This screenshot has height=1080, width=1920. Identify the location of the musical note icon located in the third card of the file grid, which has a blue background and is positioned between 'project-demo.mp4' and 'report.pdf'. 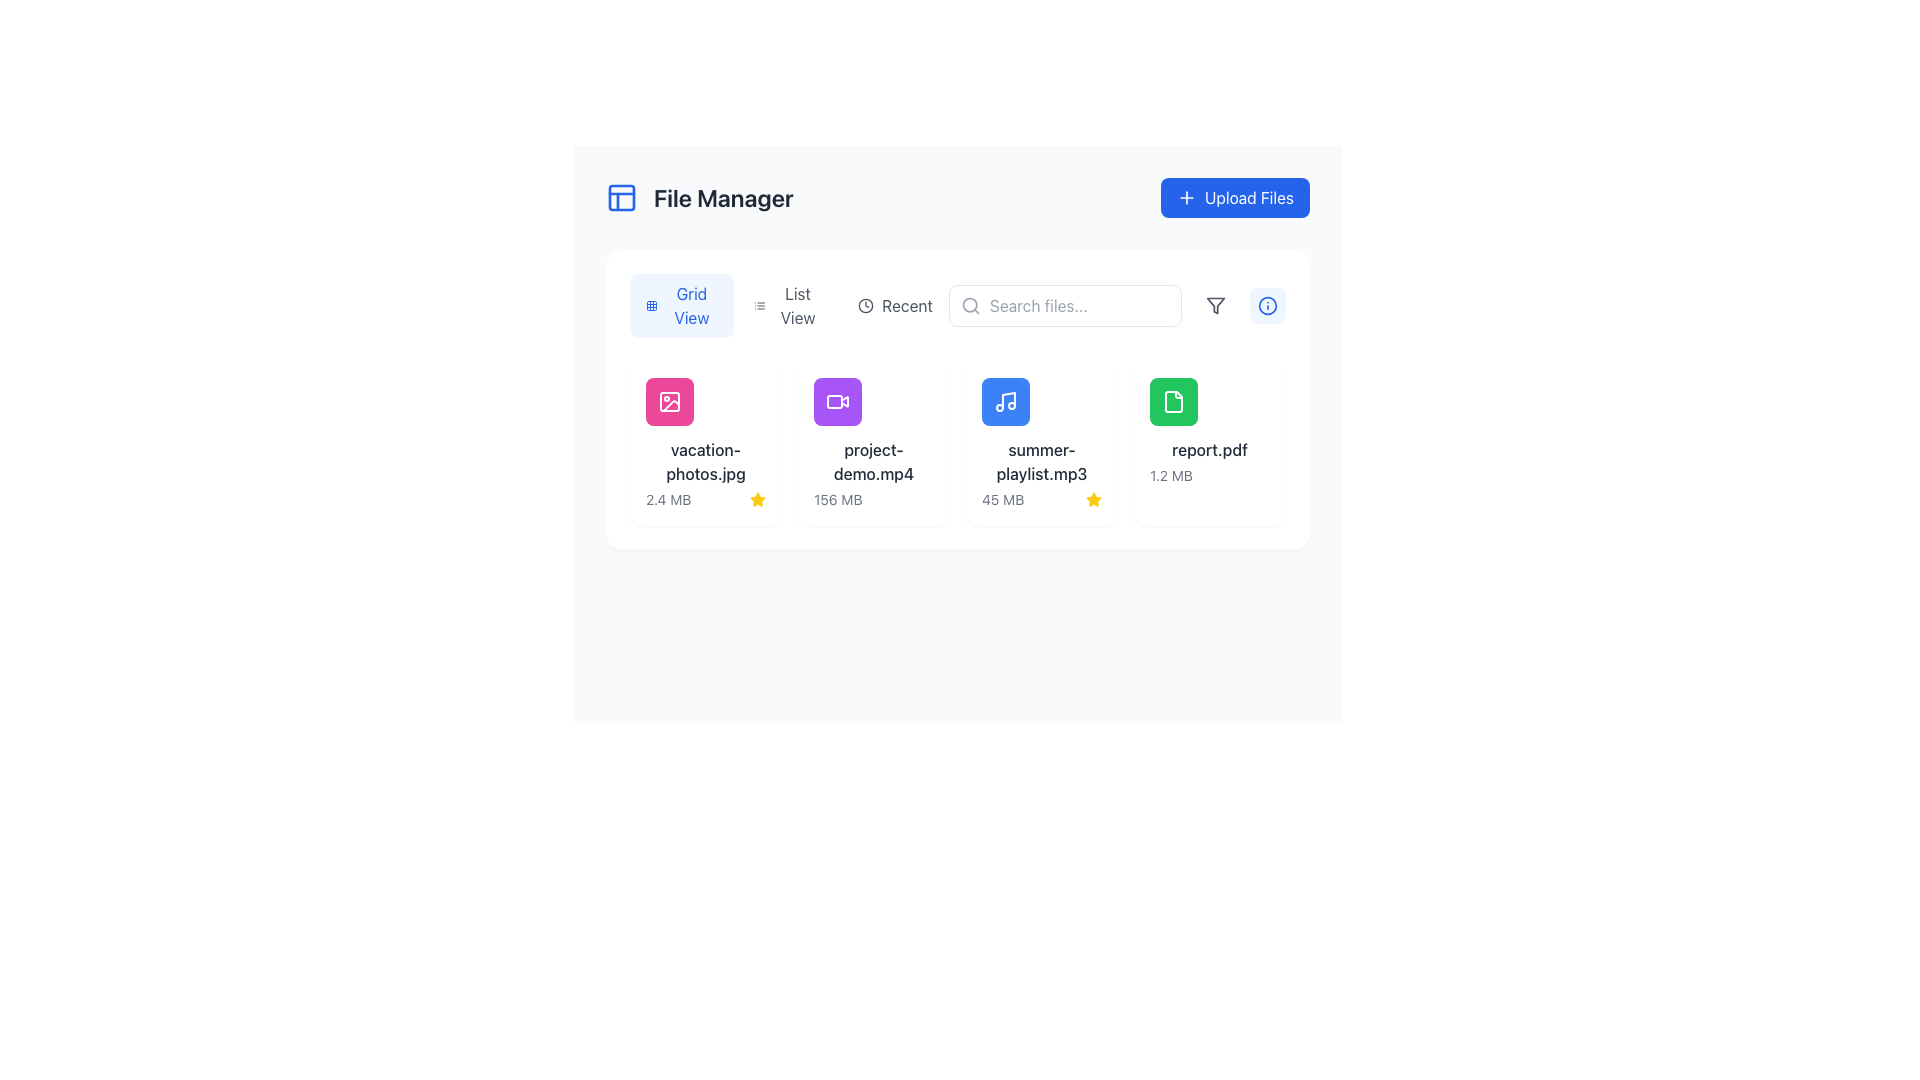
(1006, 401).